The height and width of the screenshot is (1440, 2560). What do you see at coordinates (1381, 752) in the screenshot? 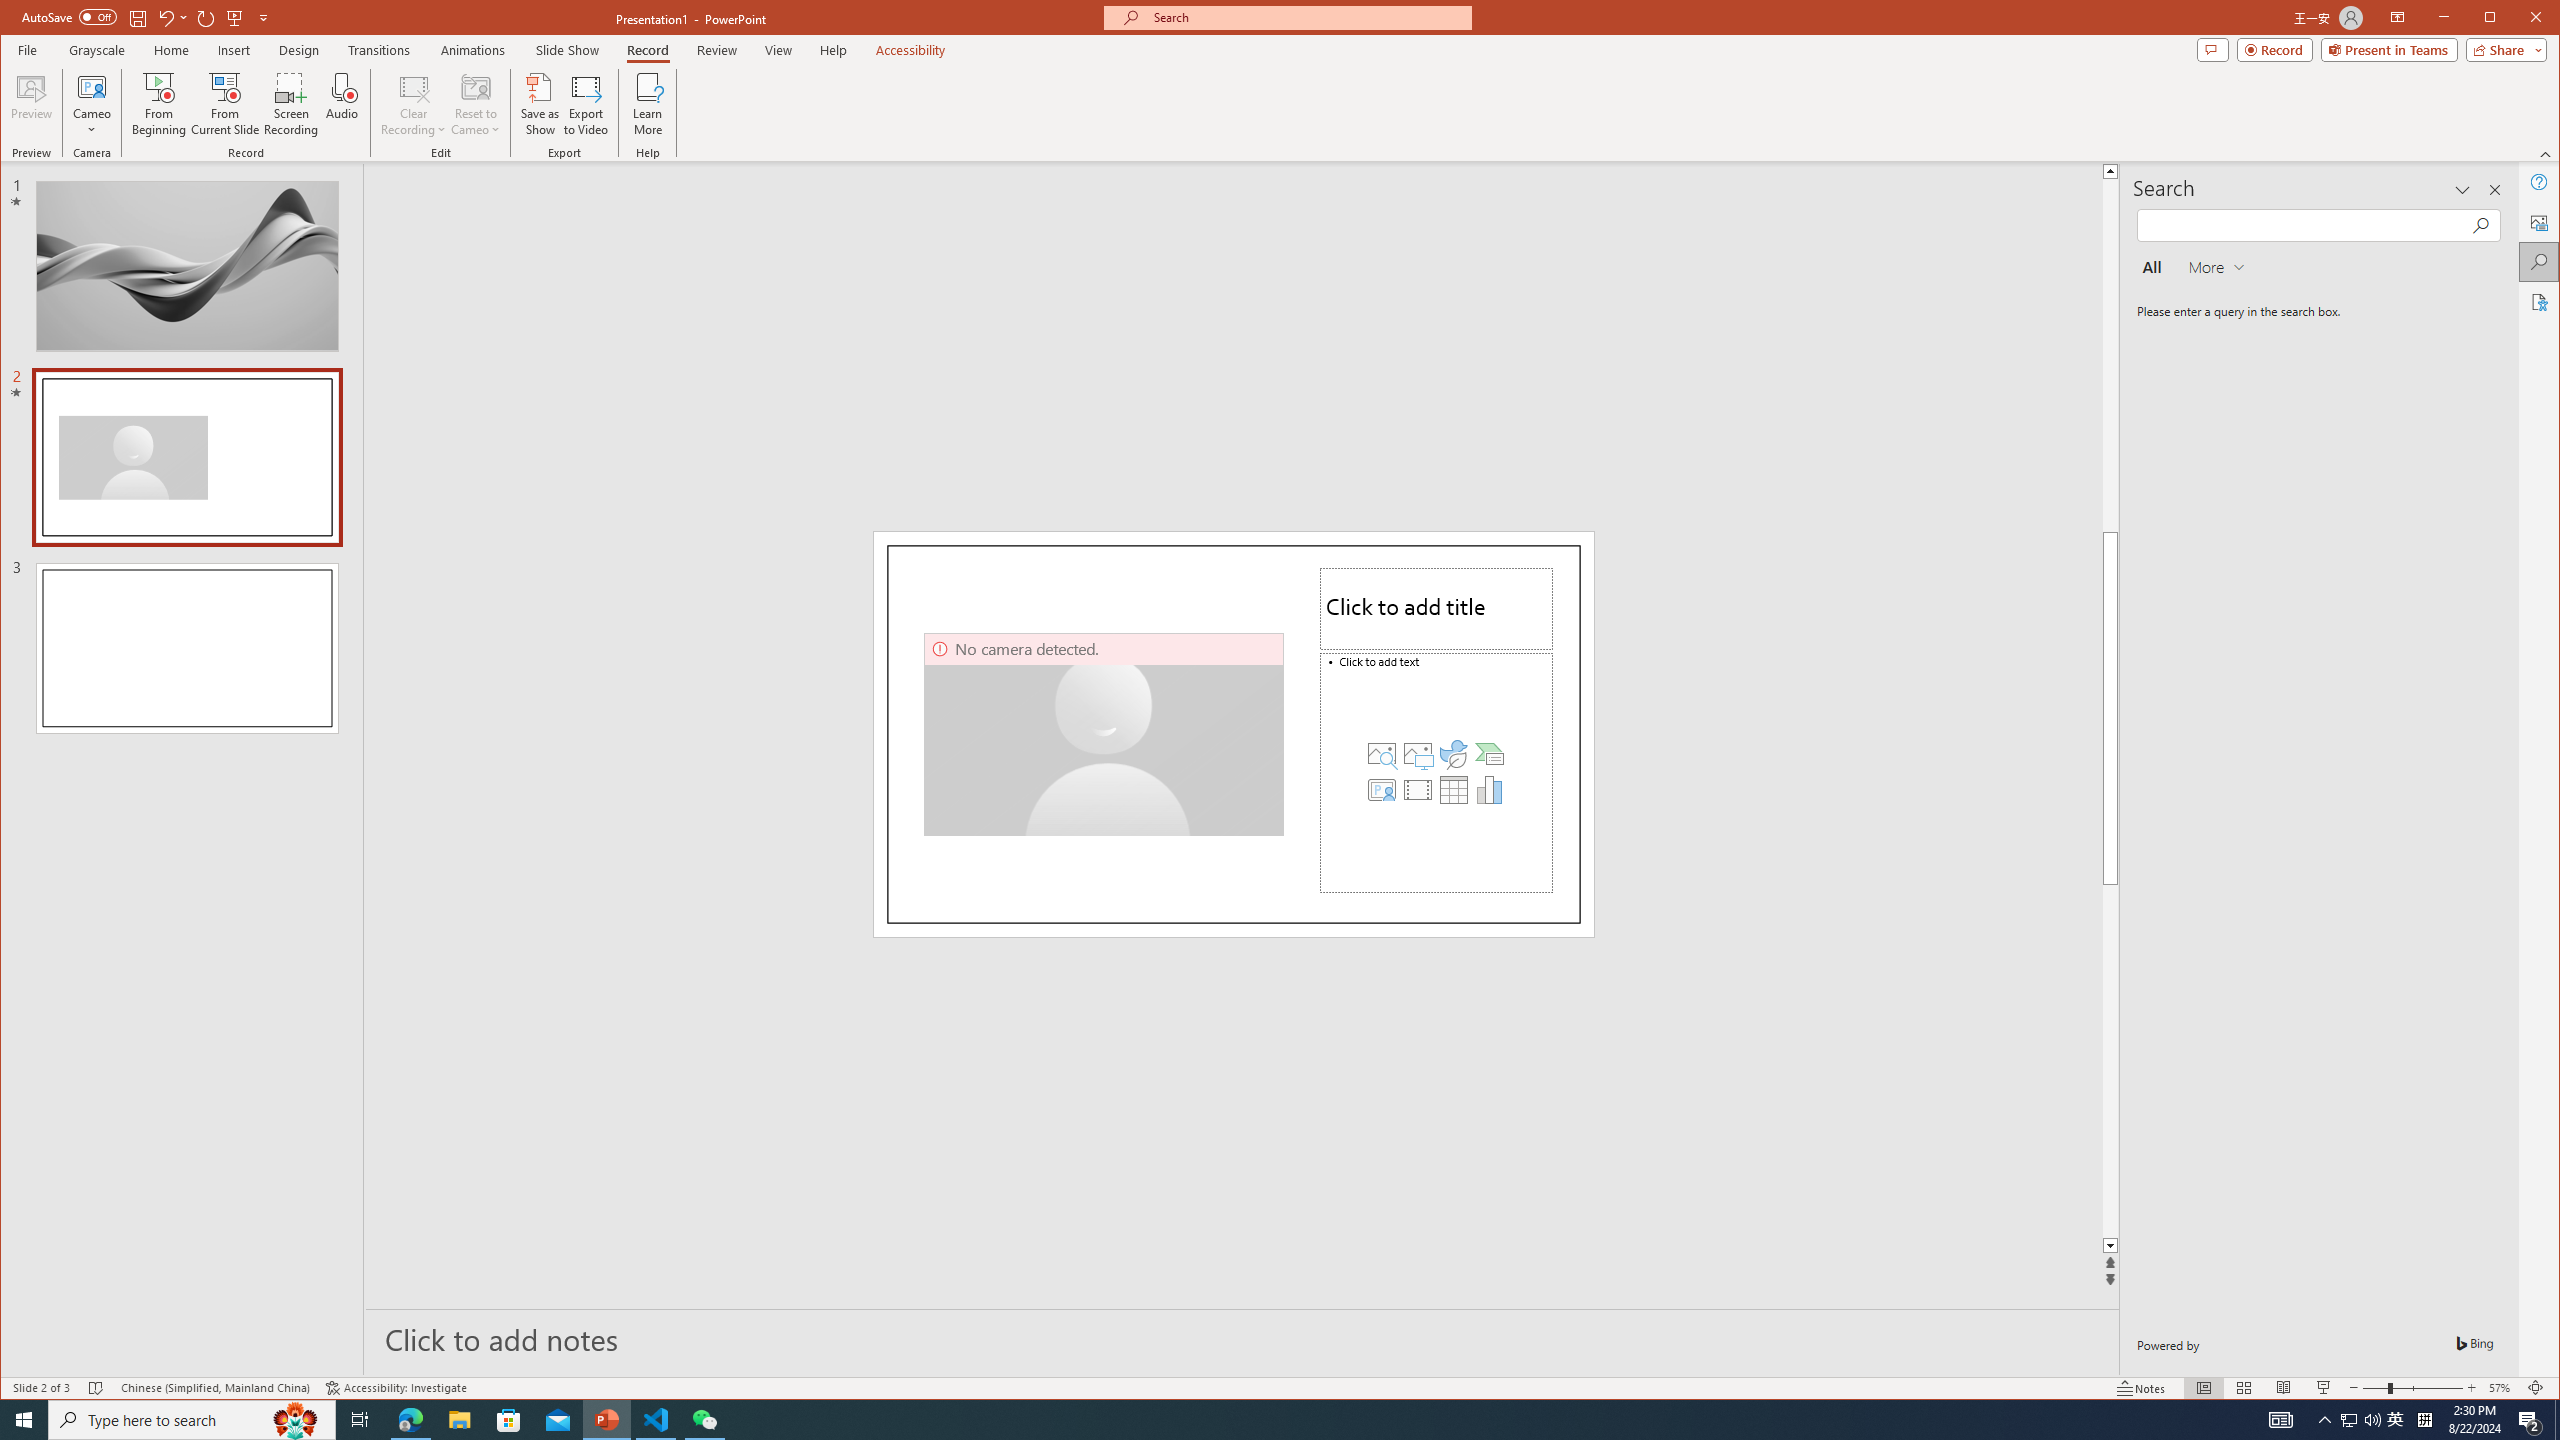
I see `'Stock Images'` at bounding box center [1381, 752].